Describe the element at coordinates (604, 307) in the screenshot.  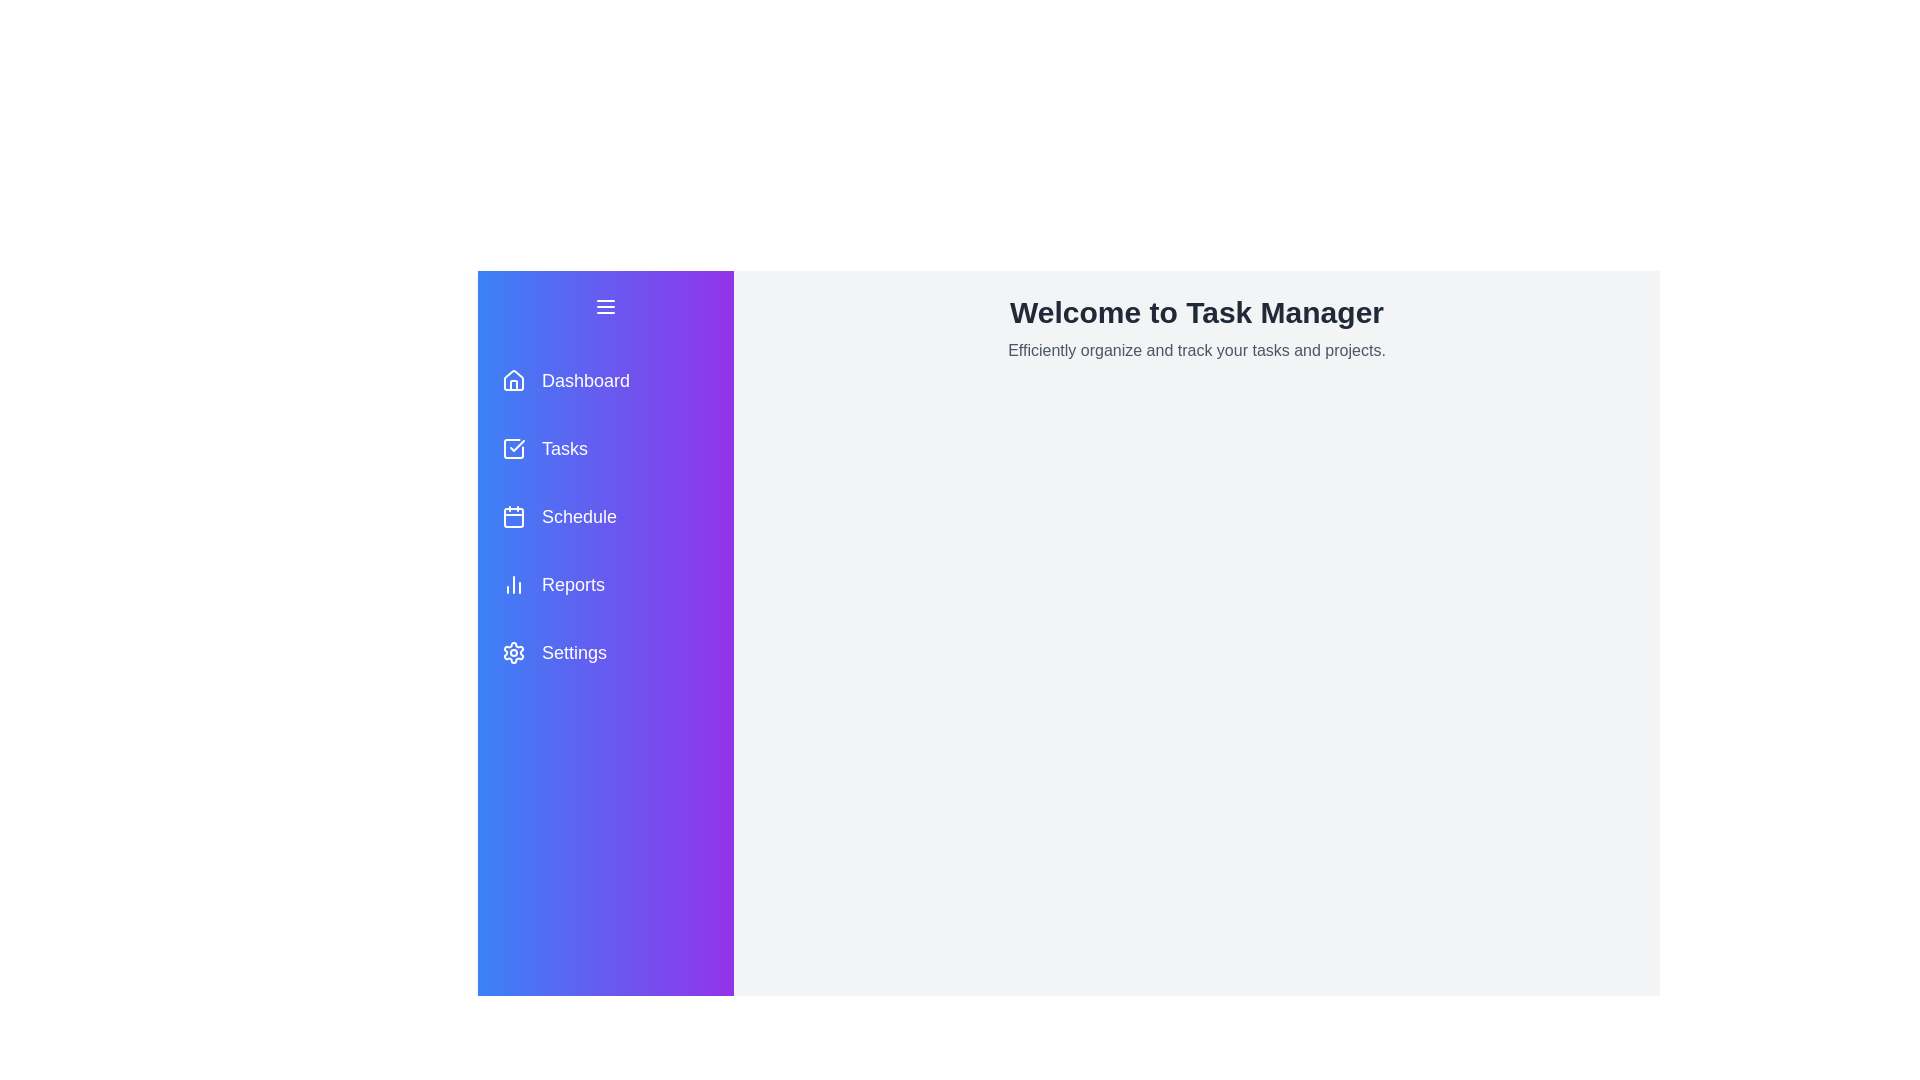
I see `the drawer toggle button to toggle the drawer open or closed` at that location.